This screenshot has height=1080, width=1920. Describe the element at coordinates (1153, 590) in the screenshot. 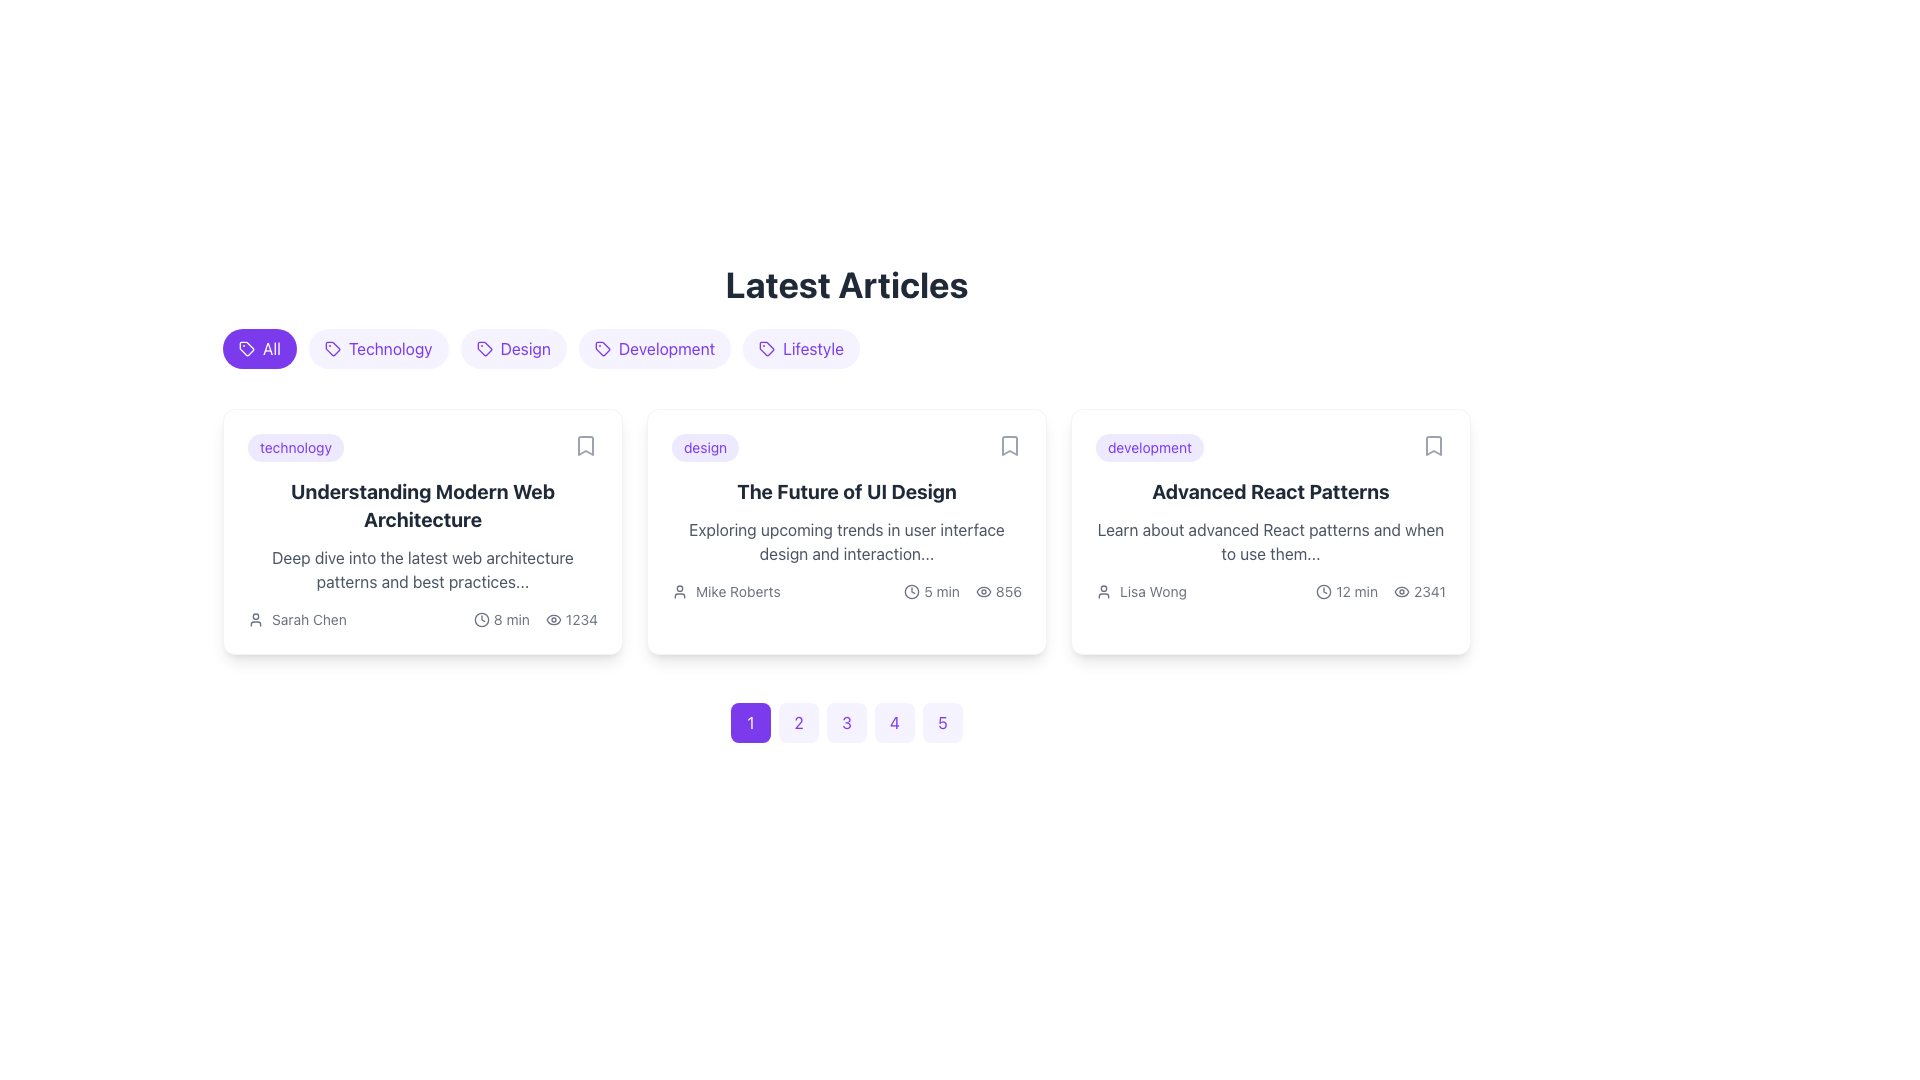

I see `the text label 'Lisa Wong' located in the 'Advanced React Patterns' card, positioned beneath the article description and to the right of a user icon` at that location.